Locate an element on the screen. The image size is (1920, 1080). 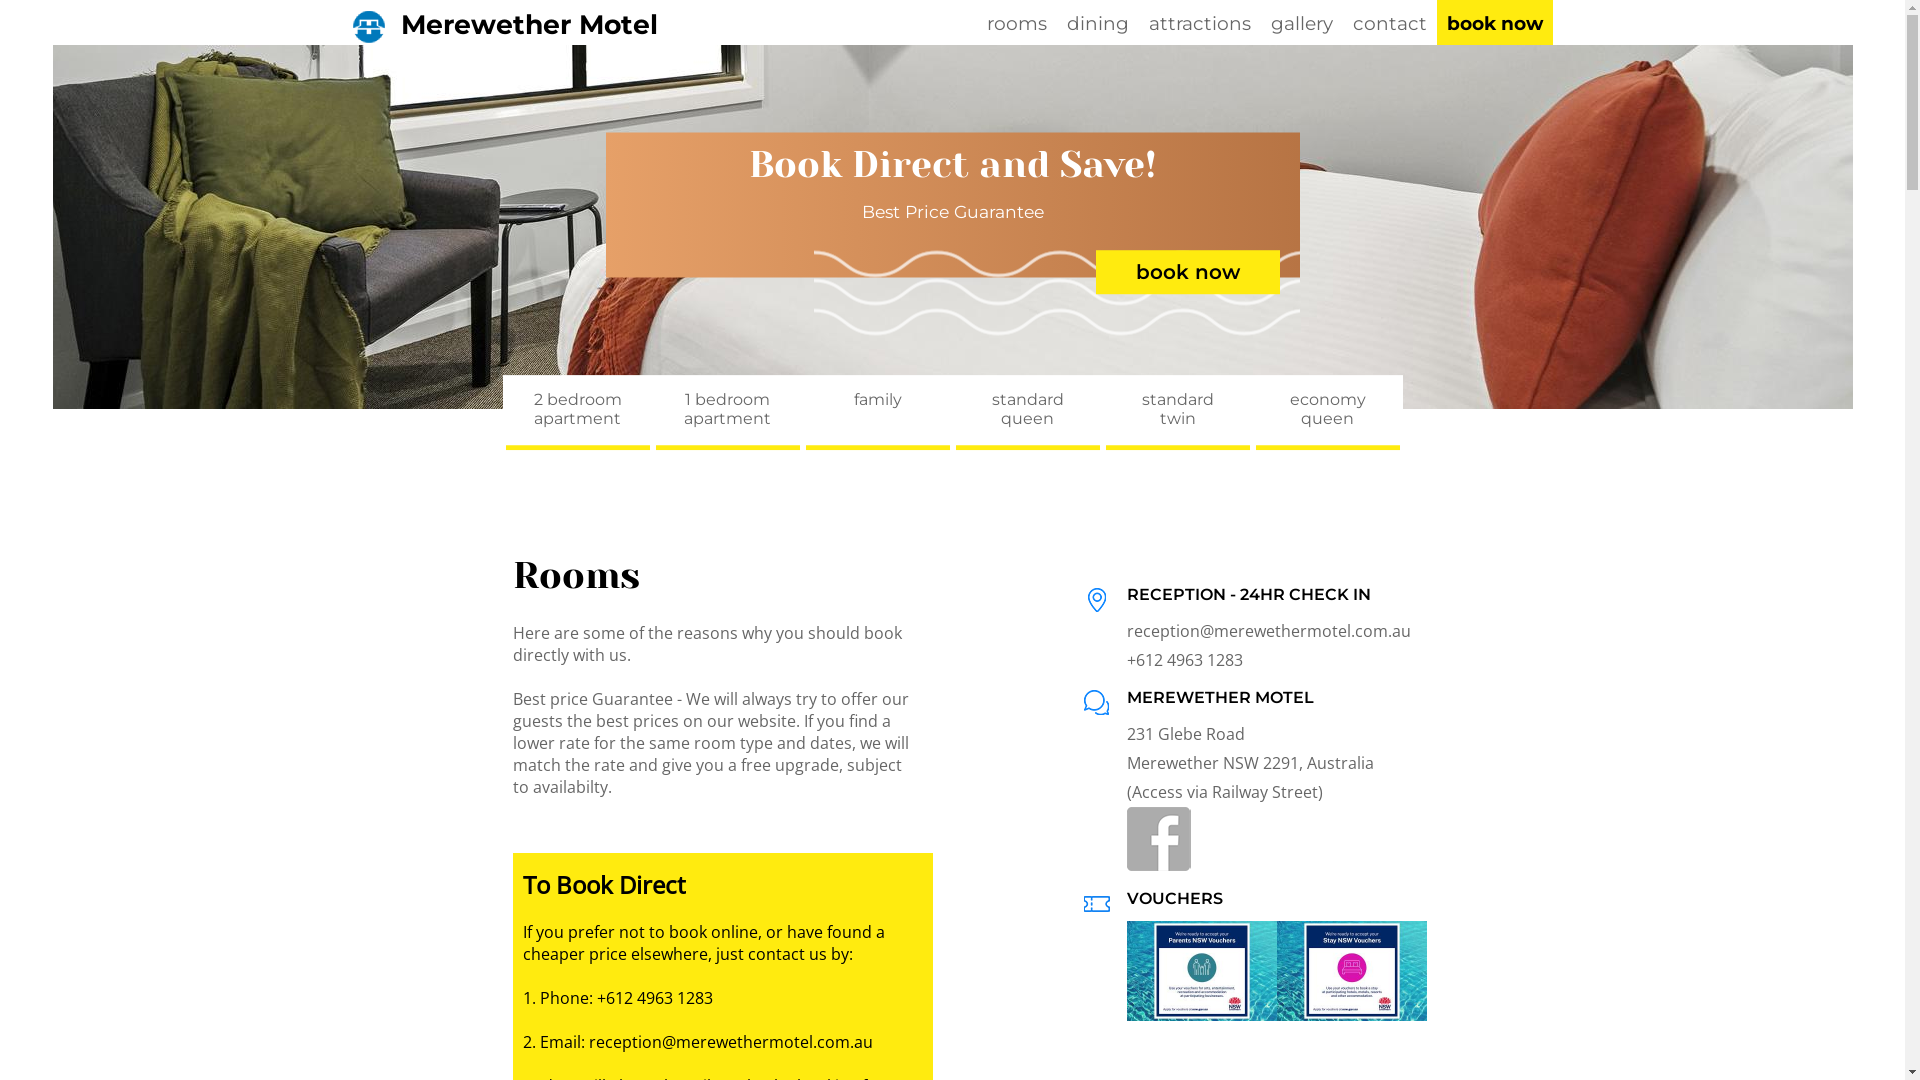
'family' is located at coordinates (801, 414).